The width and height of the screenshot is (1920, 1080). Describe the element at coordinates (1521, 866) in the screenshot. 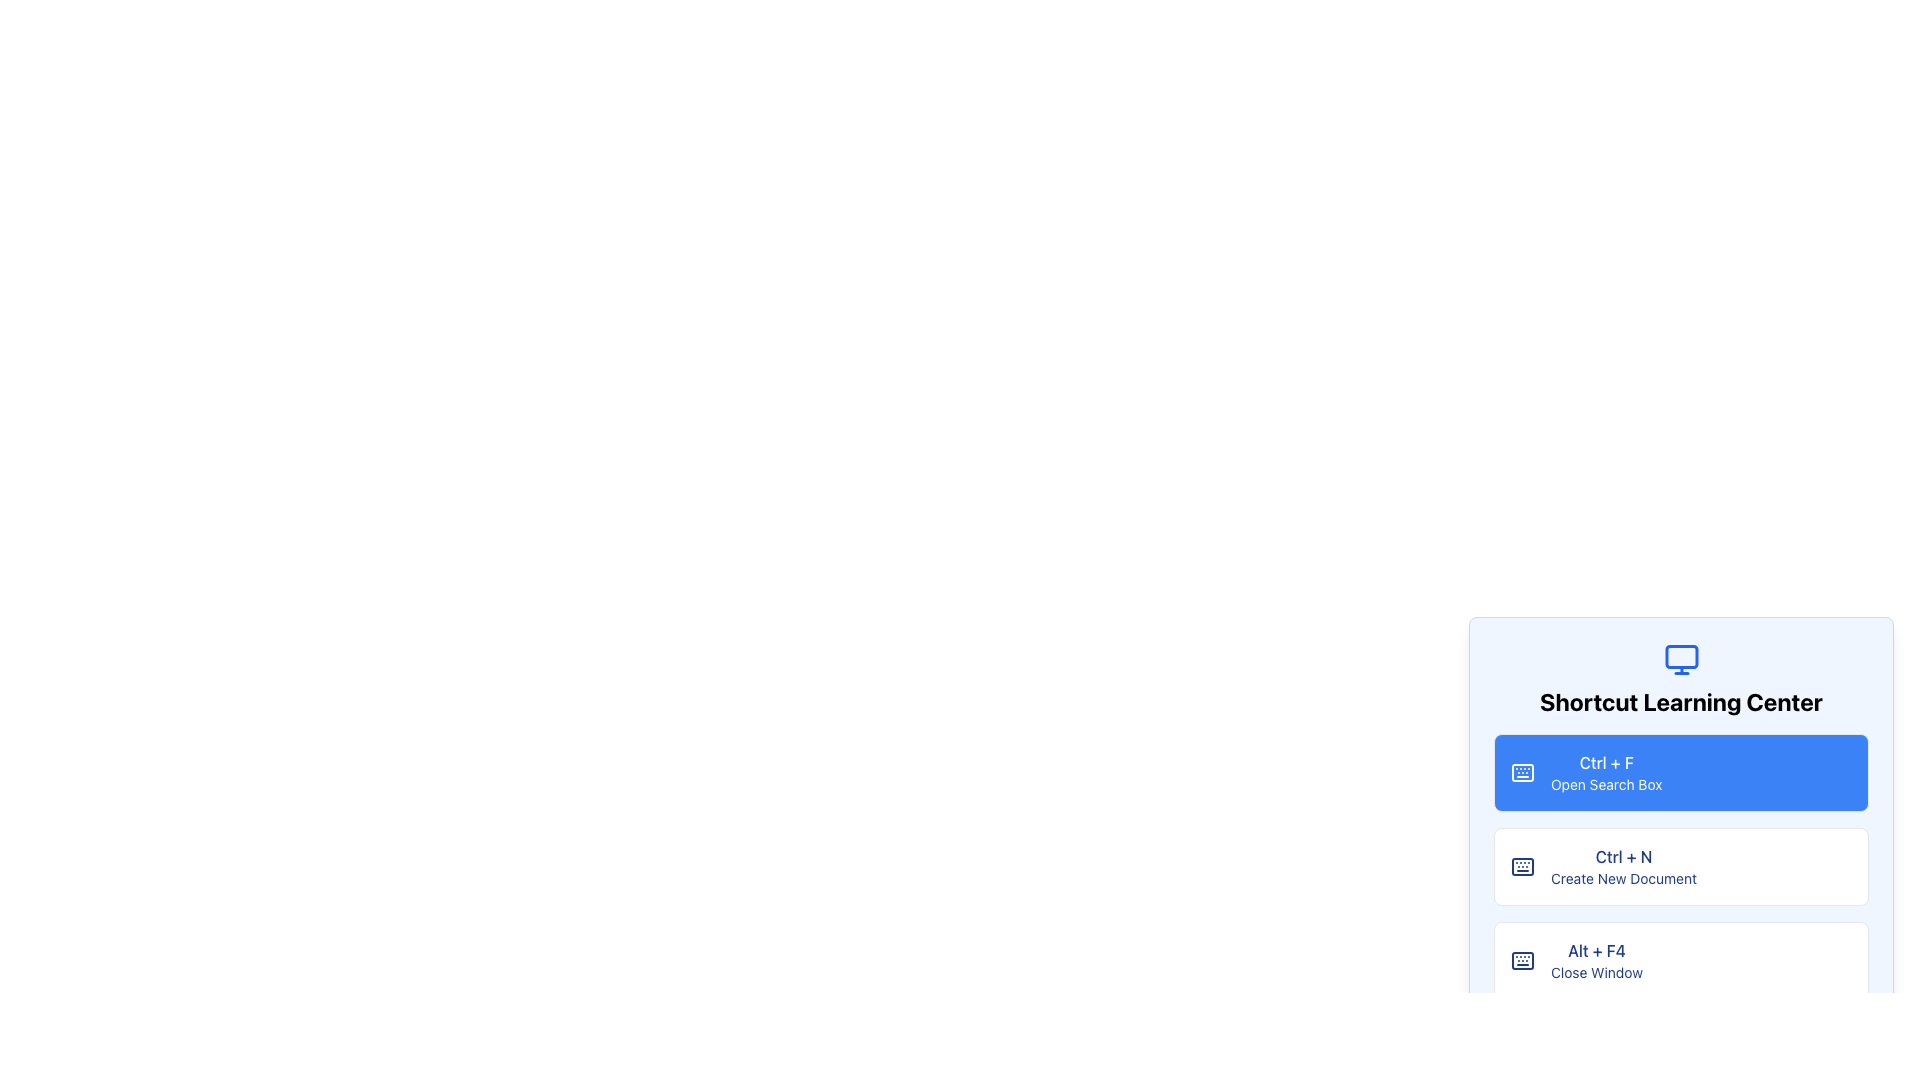

I see `the keyboard icon outlined in blue or black, which is located to the left of the label 'Ctrl + N' in the Shortcut Learning Center panel` at that location.